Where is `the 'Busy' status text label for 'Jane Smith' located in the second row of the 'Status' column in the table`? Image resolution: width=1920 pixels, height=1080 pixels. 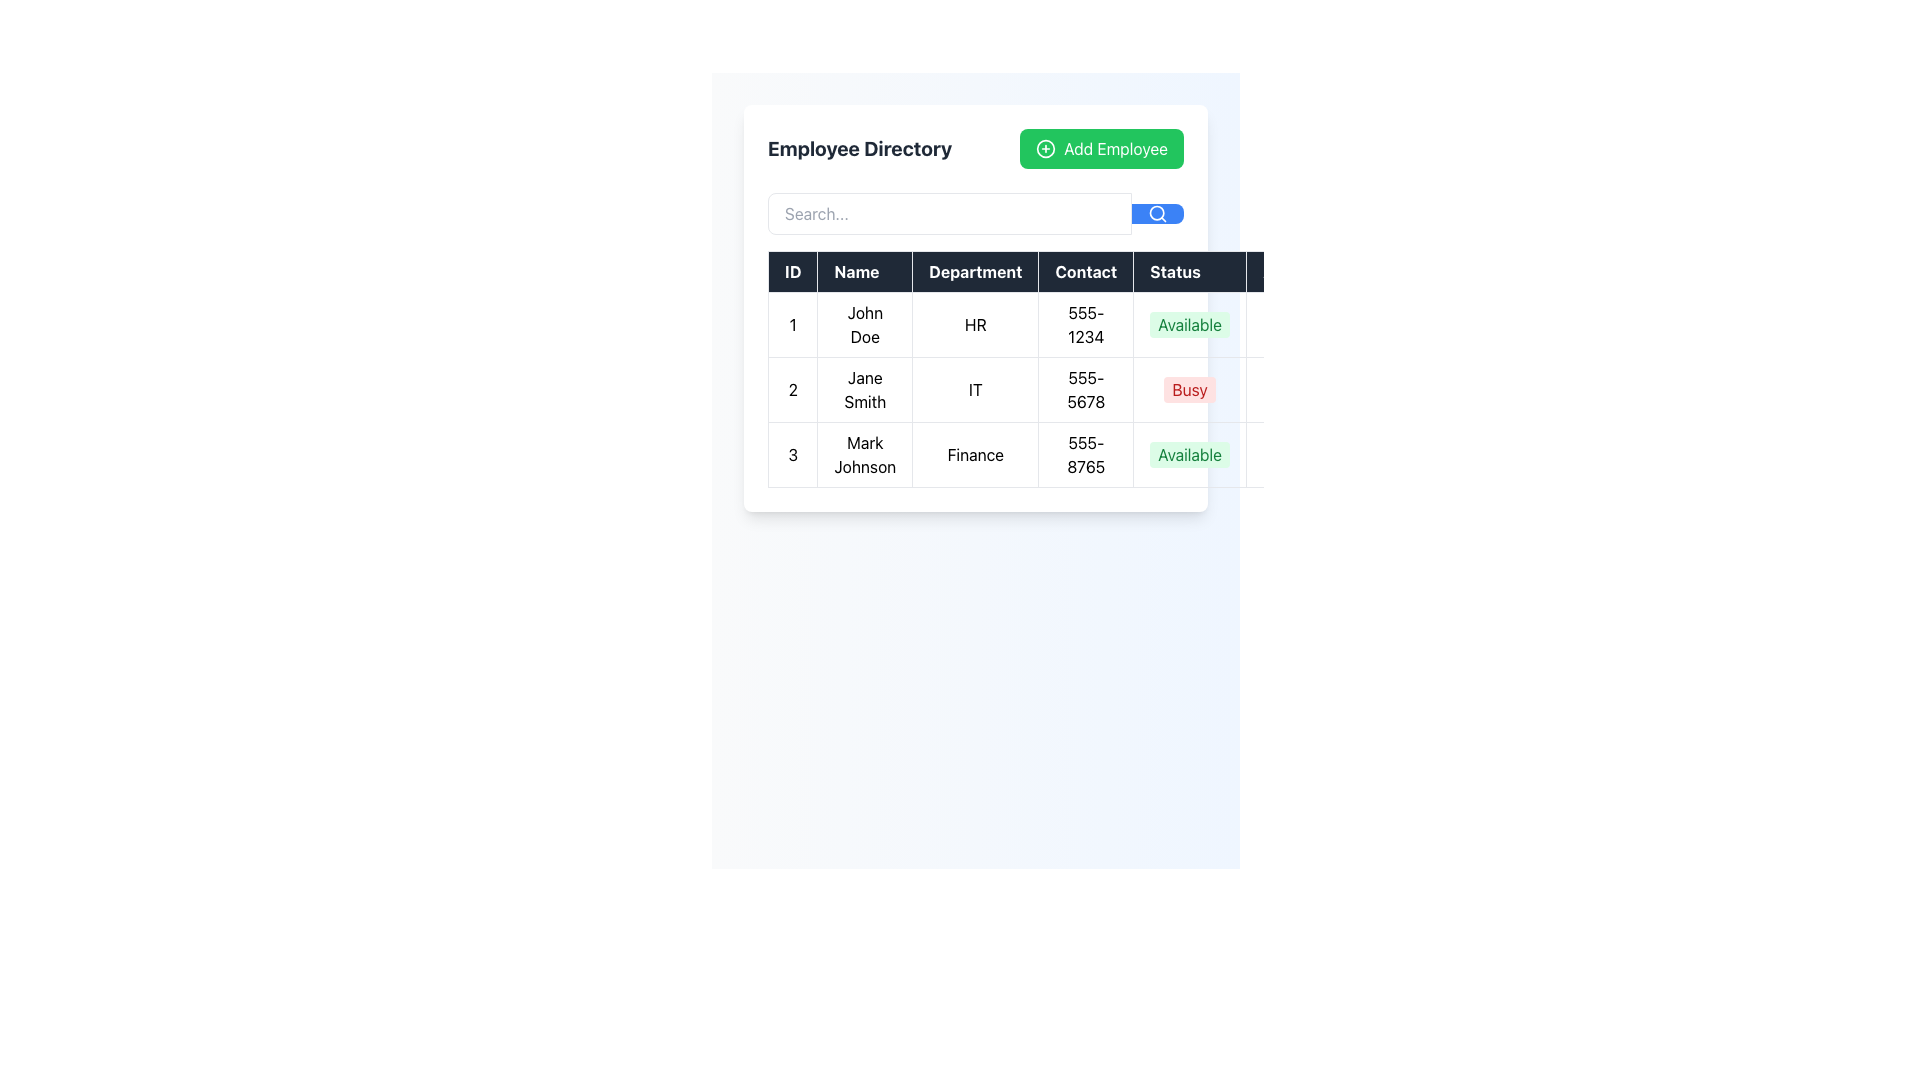
the 'Busy' status text label for 'Jane Smith' located in the second row of the 'Status' column in the table is located at coordinates (1190, 389).